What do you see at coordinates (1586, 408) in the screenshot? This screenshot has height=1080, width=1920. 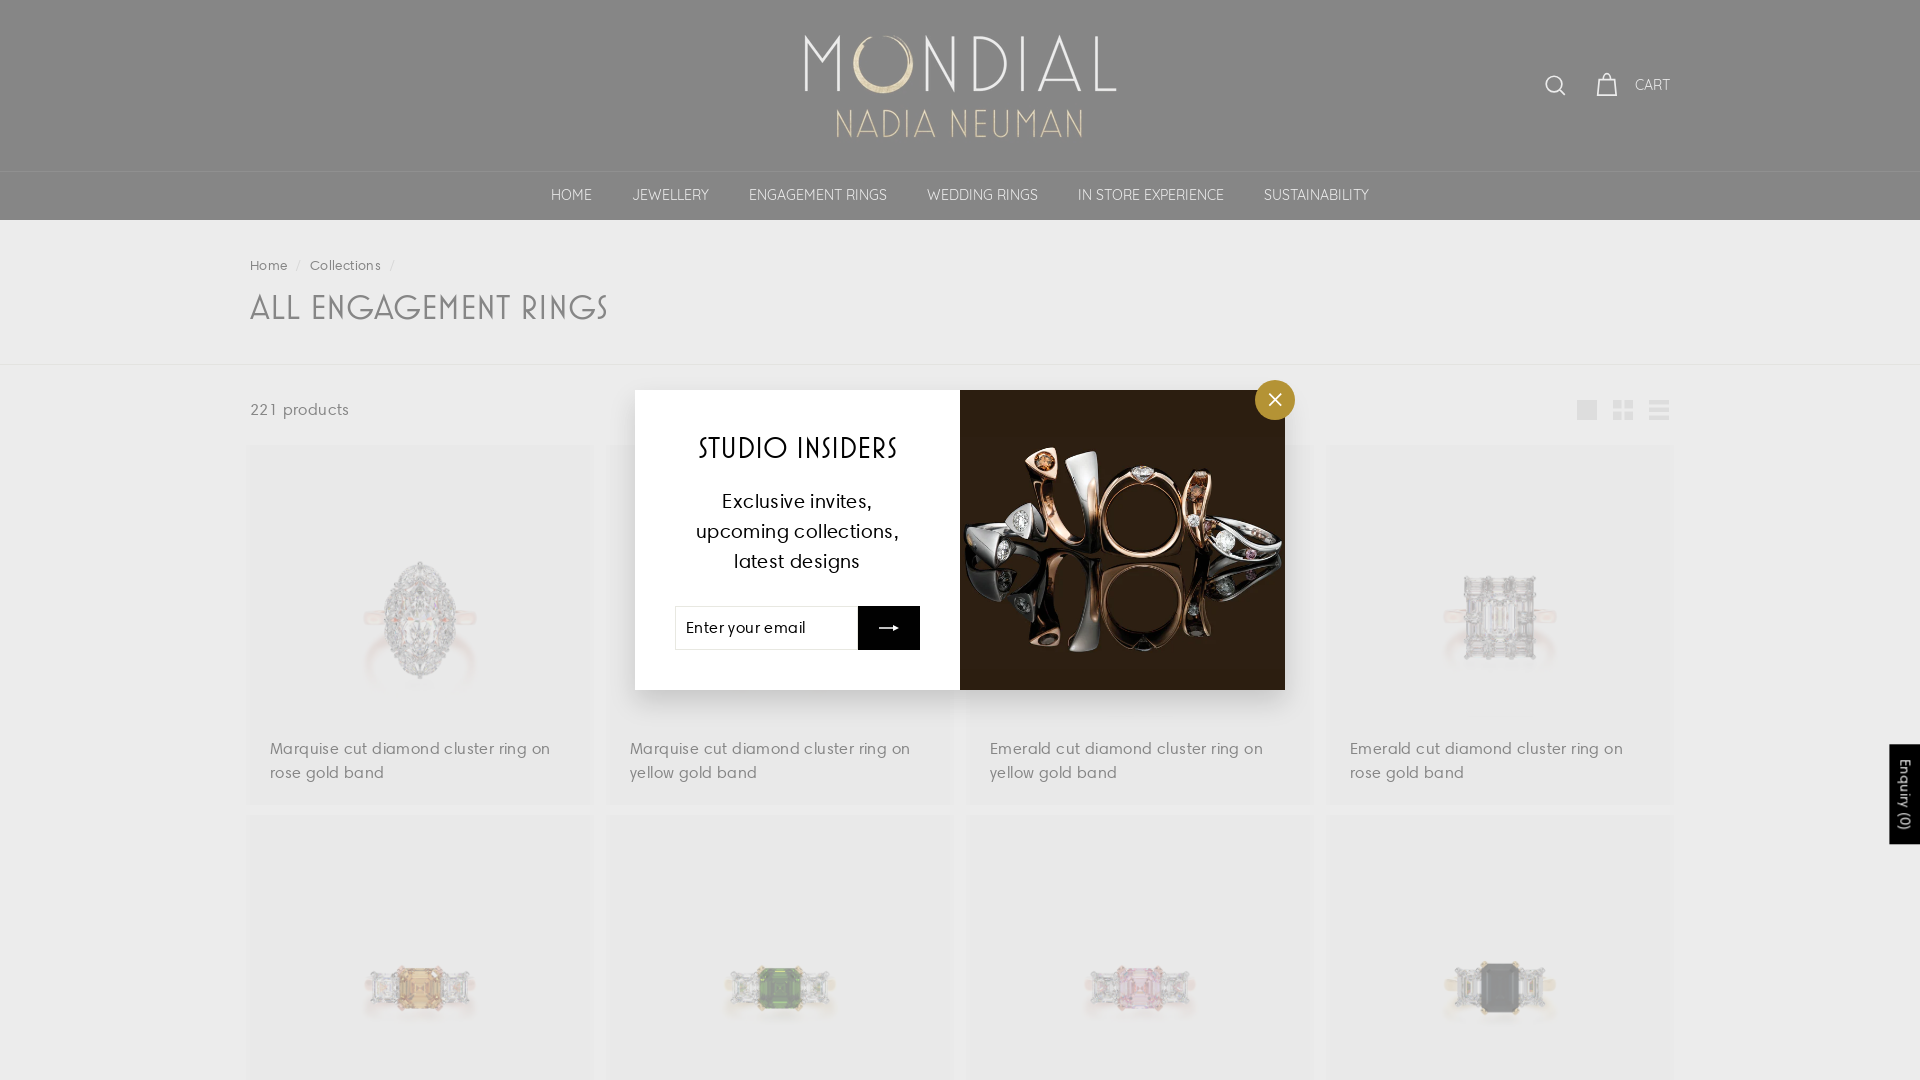 I see `'Large'` at bounding box center [1586, 408].